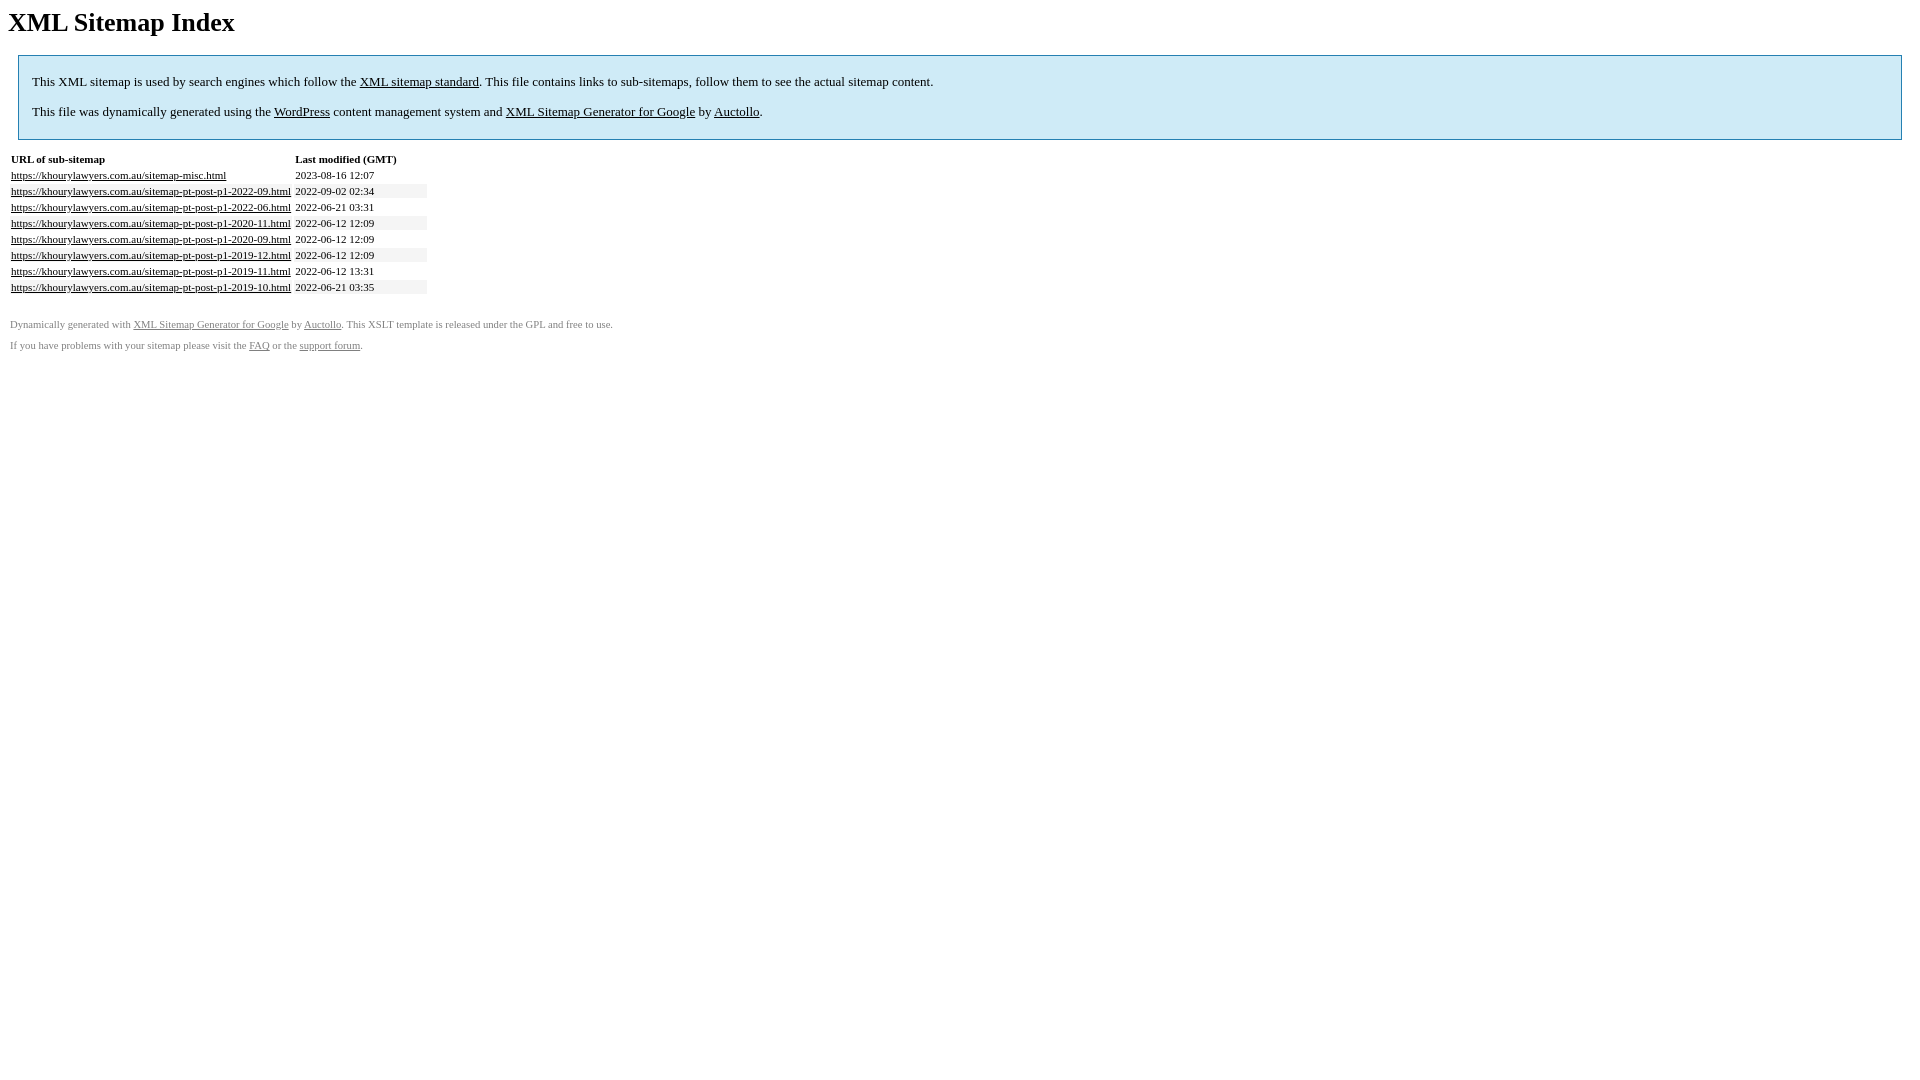  I want to click on 'https://khourylawyers.com.au/sitemap-pt-post-p1-2019-12.html', so click(149, 253).